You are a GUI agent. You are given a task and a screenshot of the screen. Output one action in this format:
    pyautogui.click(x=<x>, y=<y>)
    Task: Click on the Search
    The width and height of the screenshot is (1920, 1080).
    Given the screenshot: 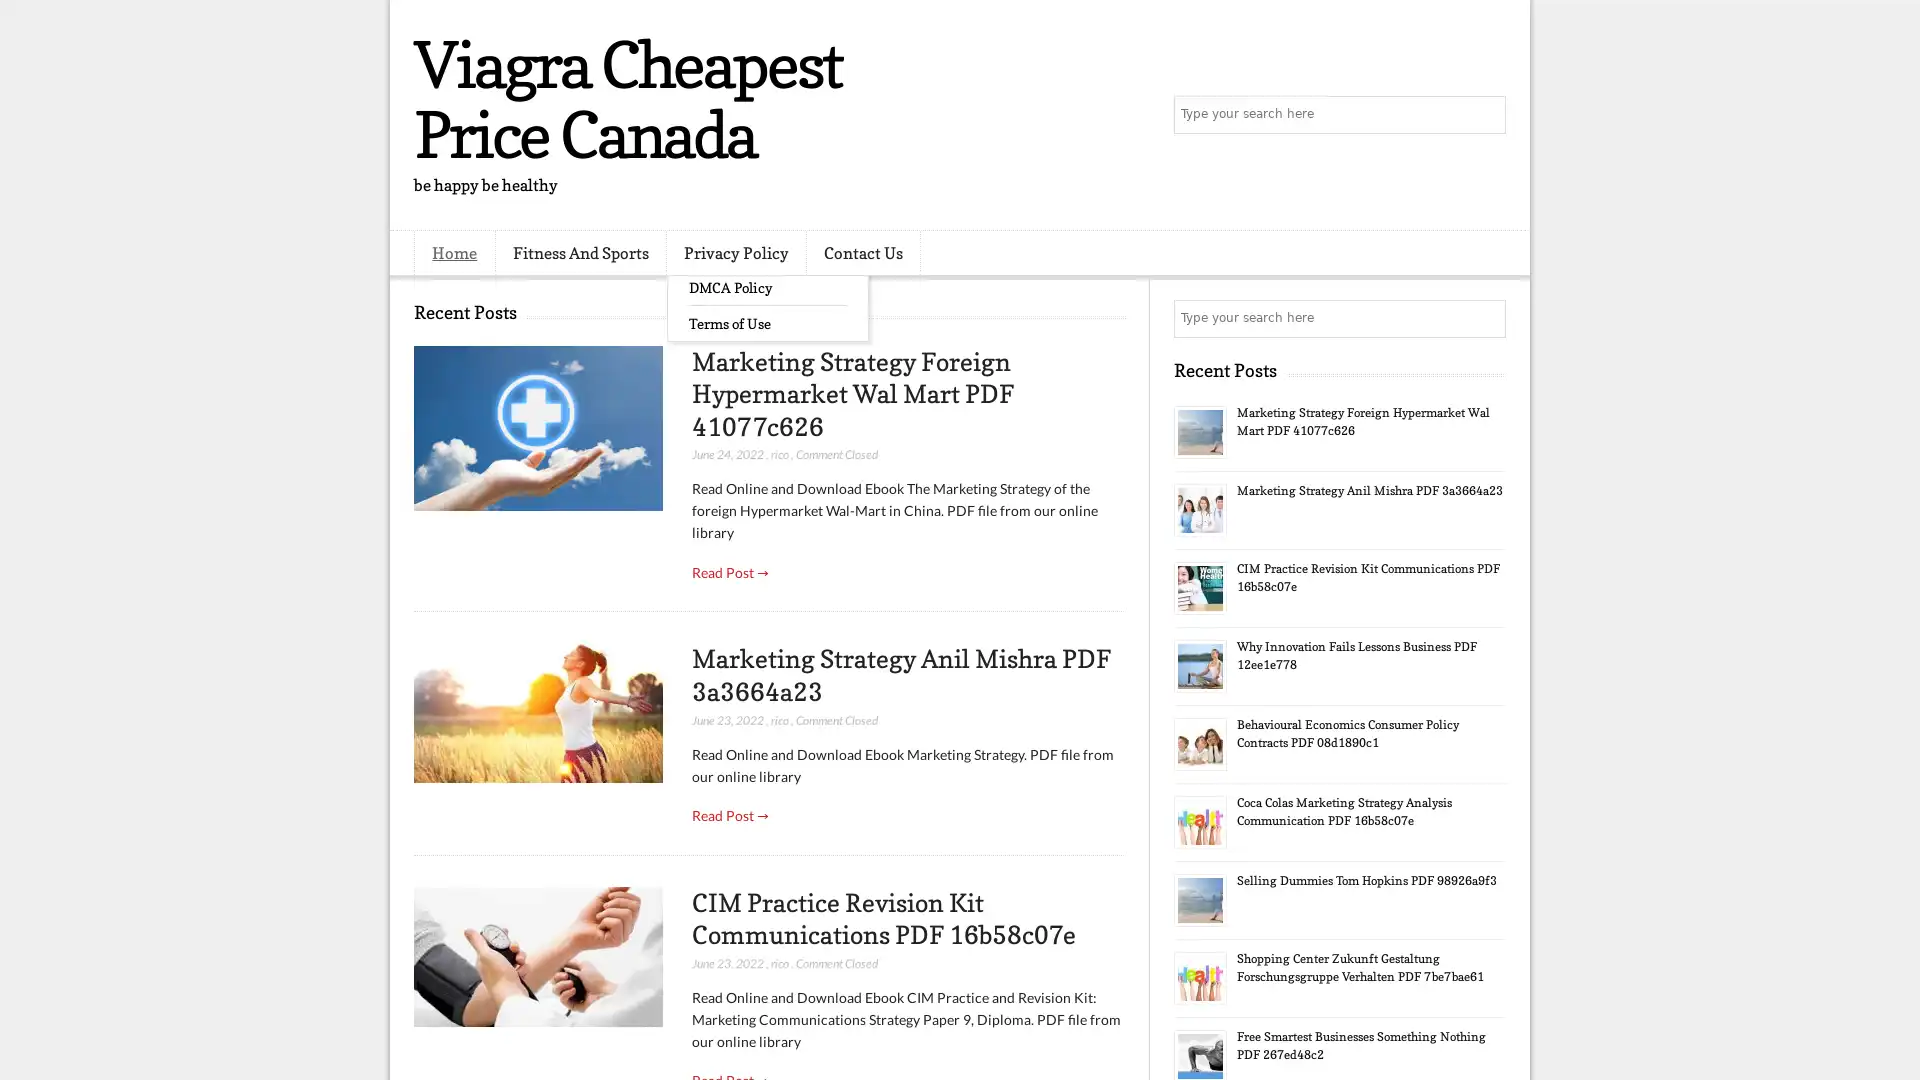 What is the action you would take?
    pyautogui.click(x=1485, y=115)
    